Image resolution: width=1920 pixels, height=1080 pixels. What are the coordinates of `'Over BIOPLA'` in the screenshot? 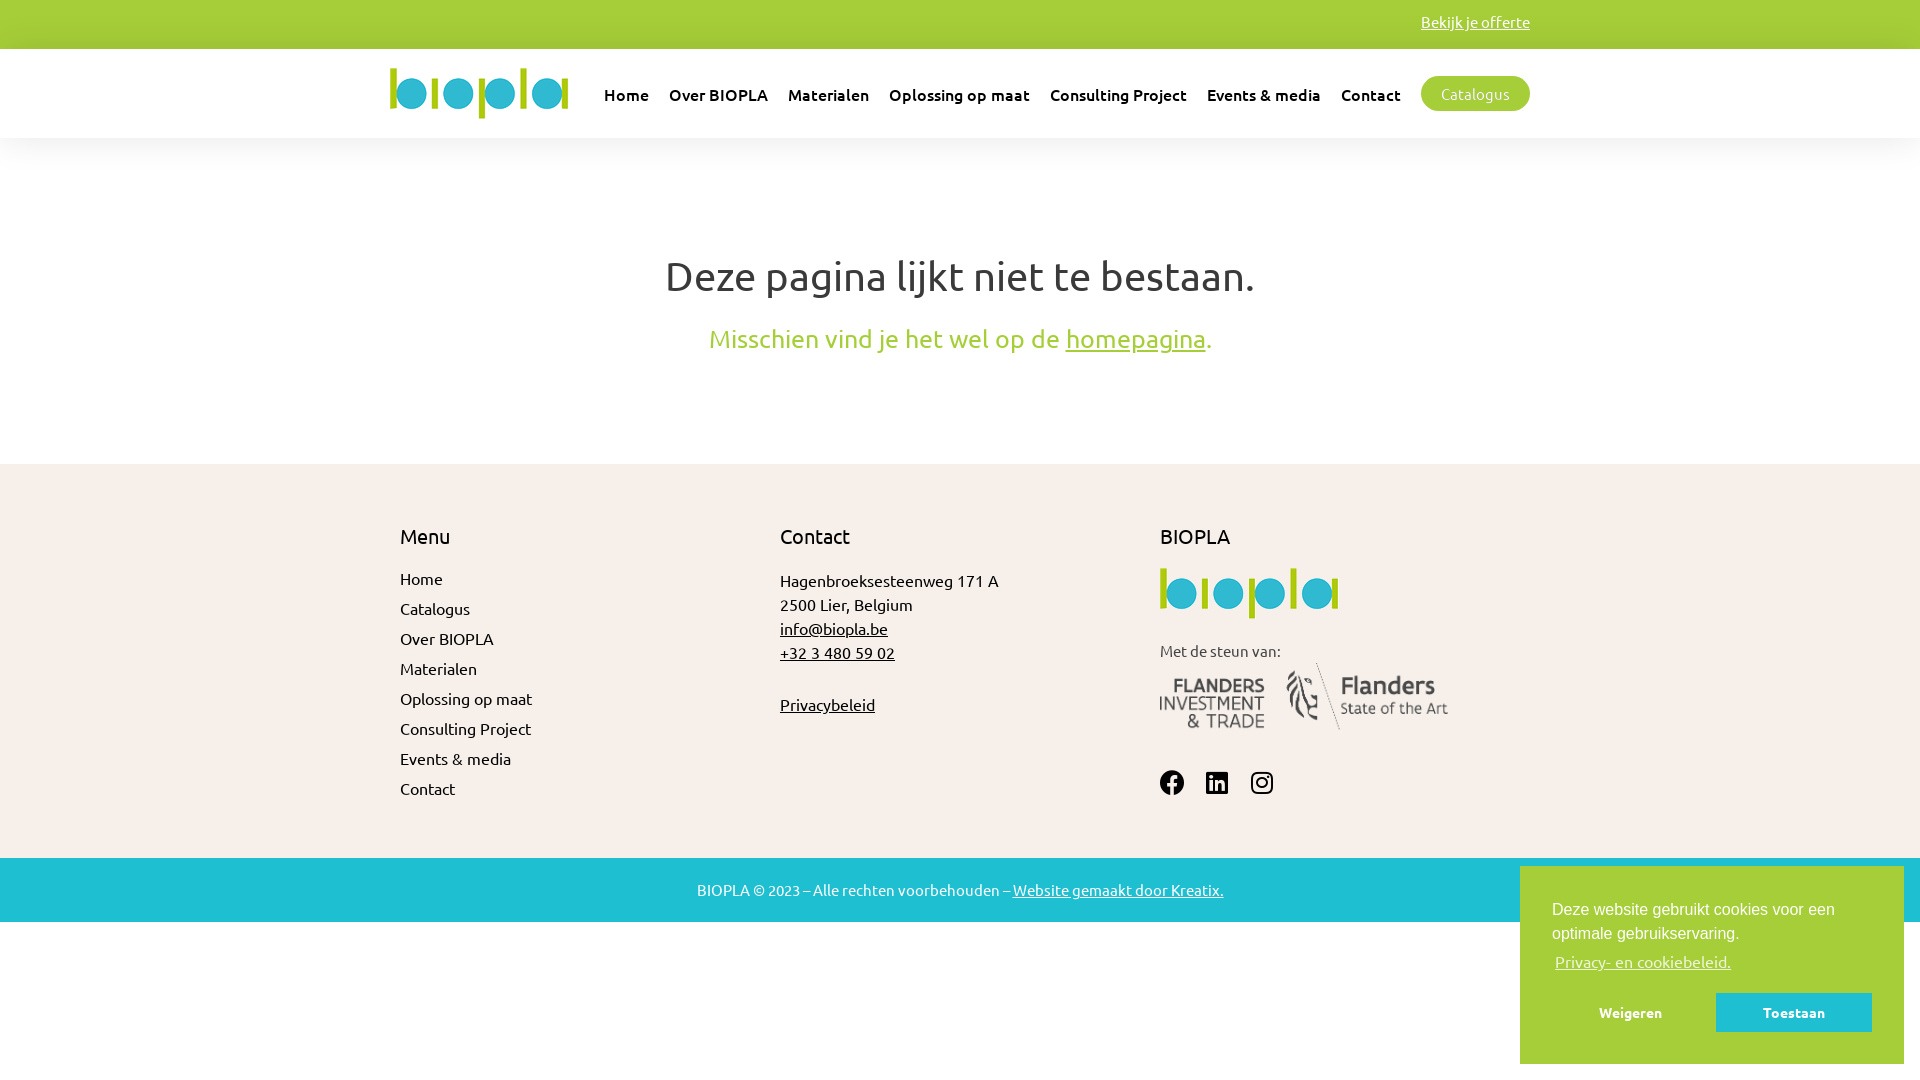 It's located at (399, 637).